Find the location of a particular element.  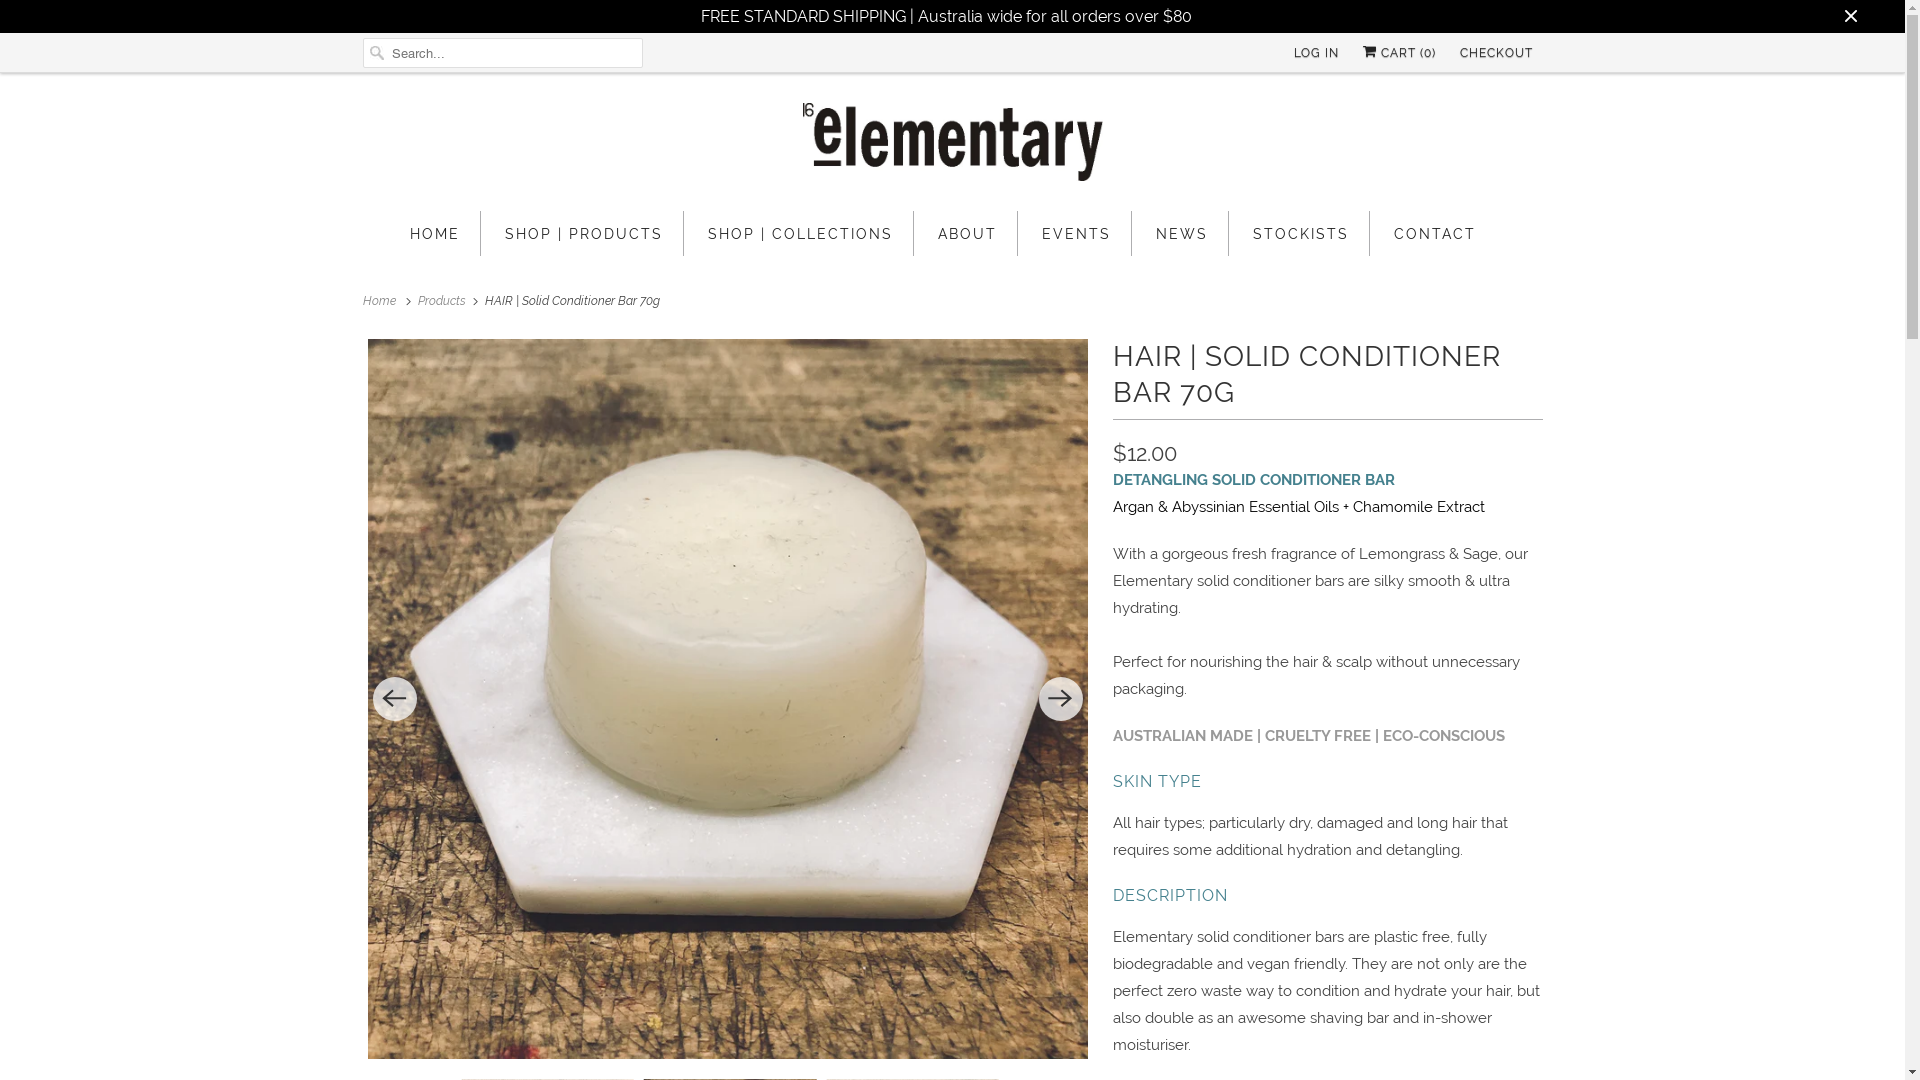

'ABOUT' is located at coordinates (967, 232).